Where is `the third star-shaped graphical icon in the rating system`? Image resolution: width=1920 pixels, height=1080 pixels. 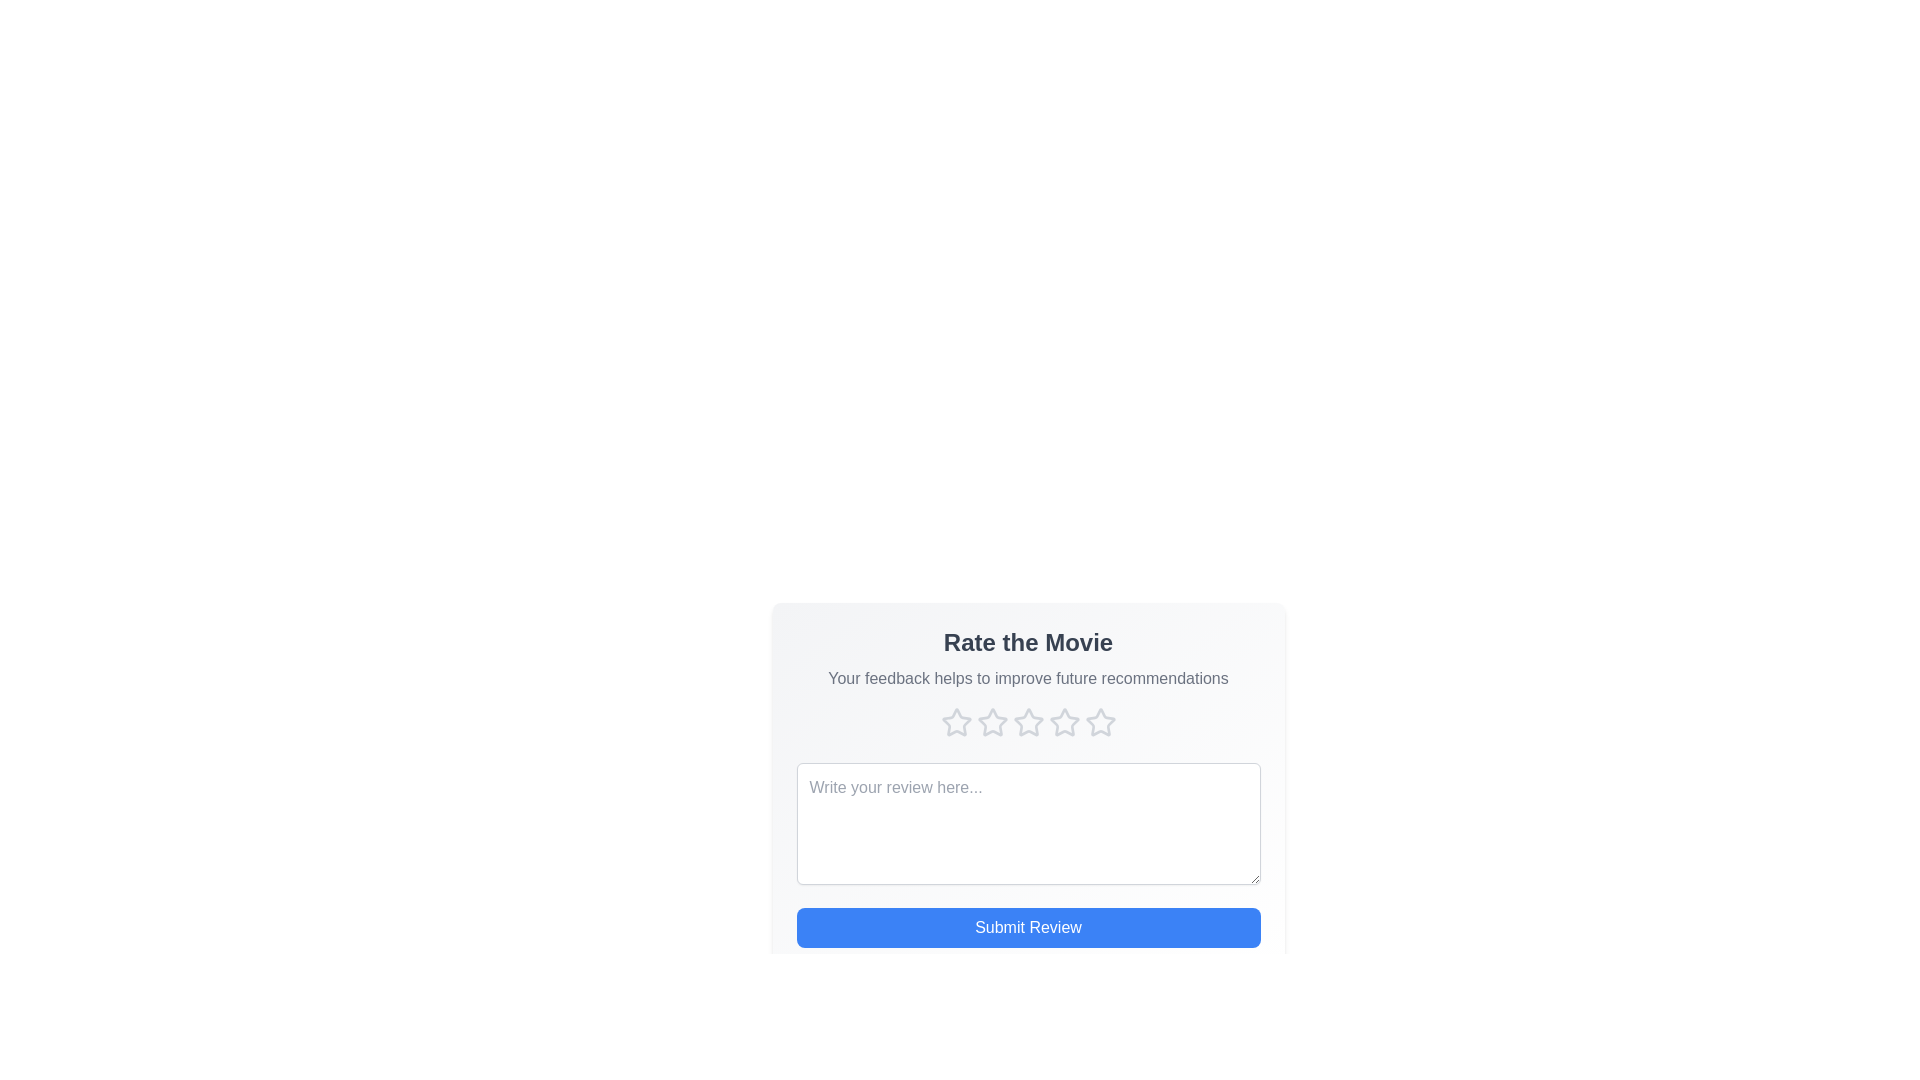 the third star-shaped graphical icon in the rating system is located at coordinates (1027, 721).